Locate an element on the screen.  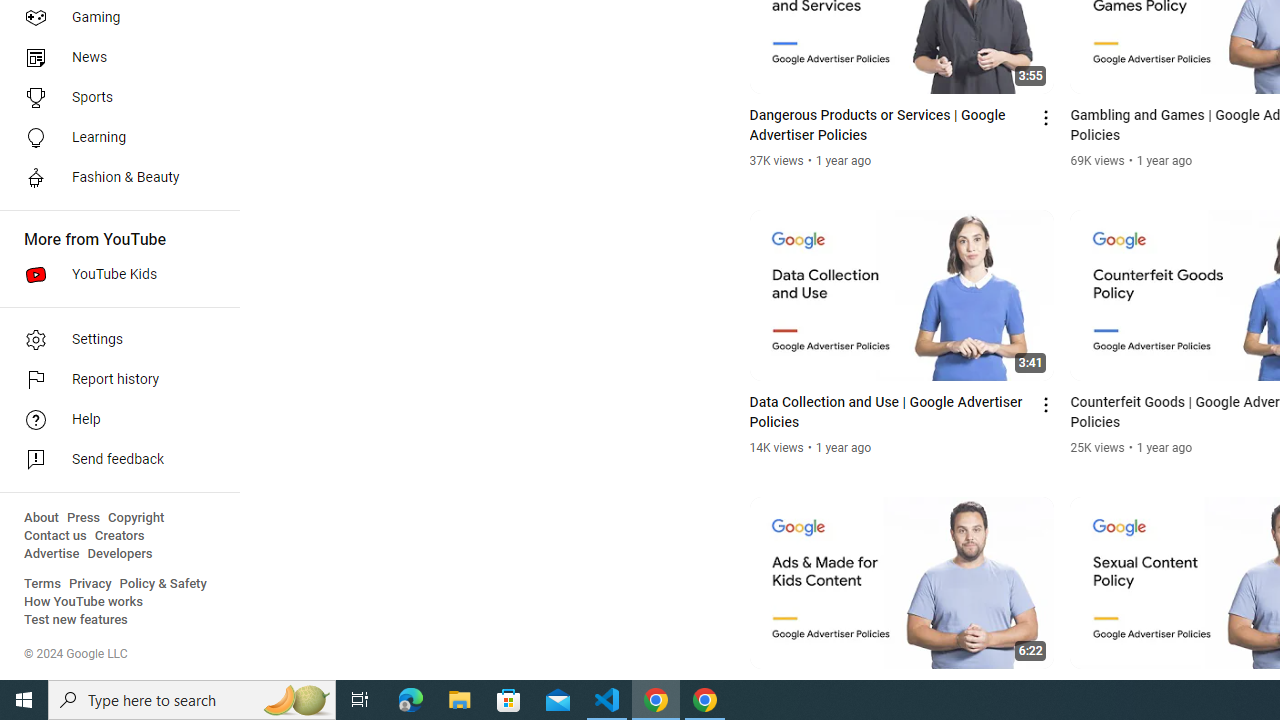
'Creators' is located at coordinates (118, 535).